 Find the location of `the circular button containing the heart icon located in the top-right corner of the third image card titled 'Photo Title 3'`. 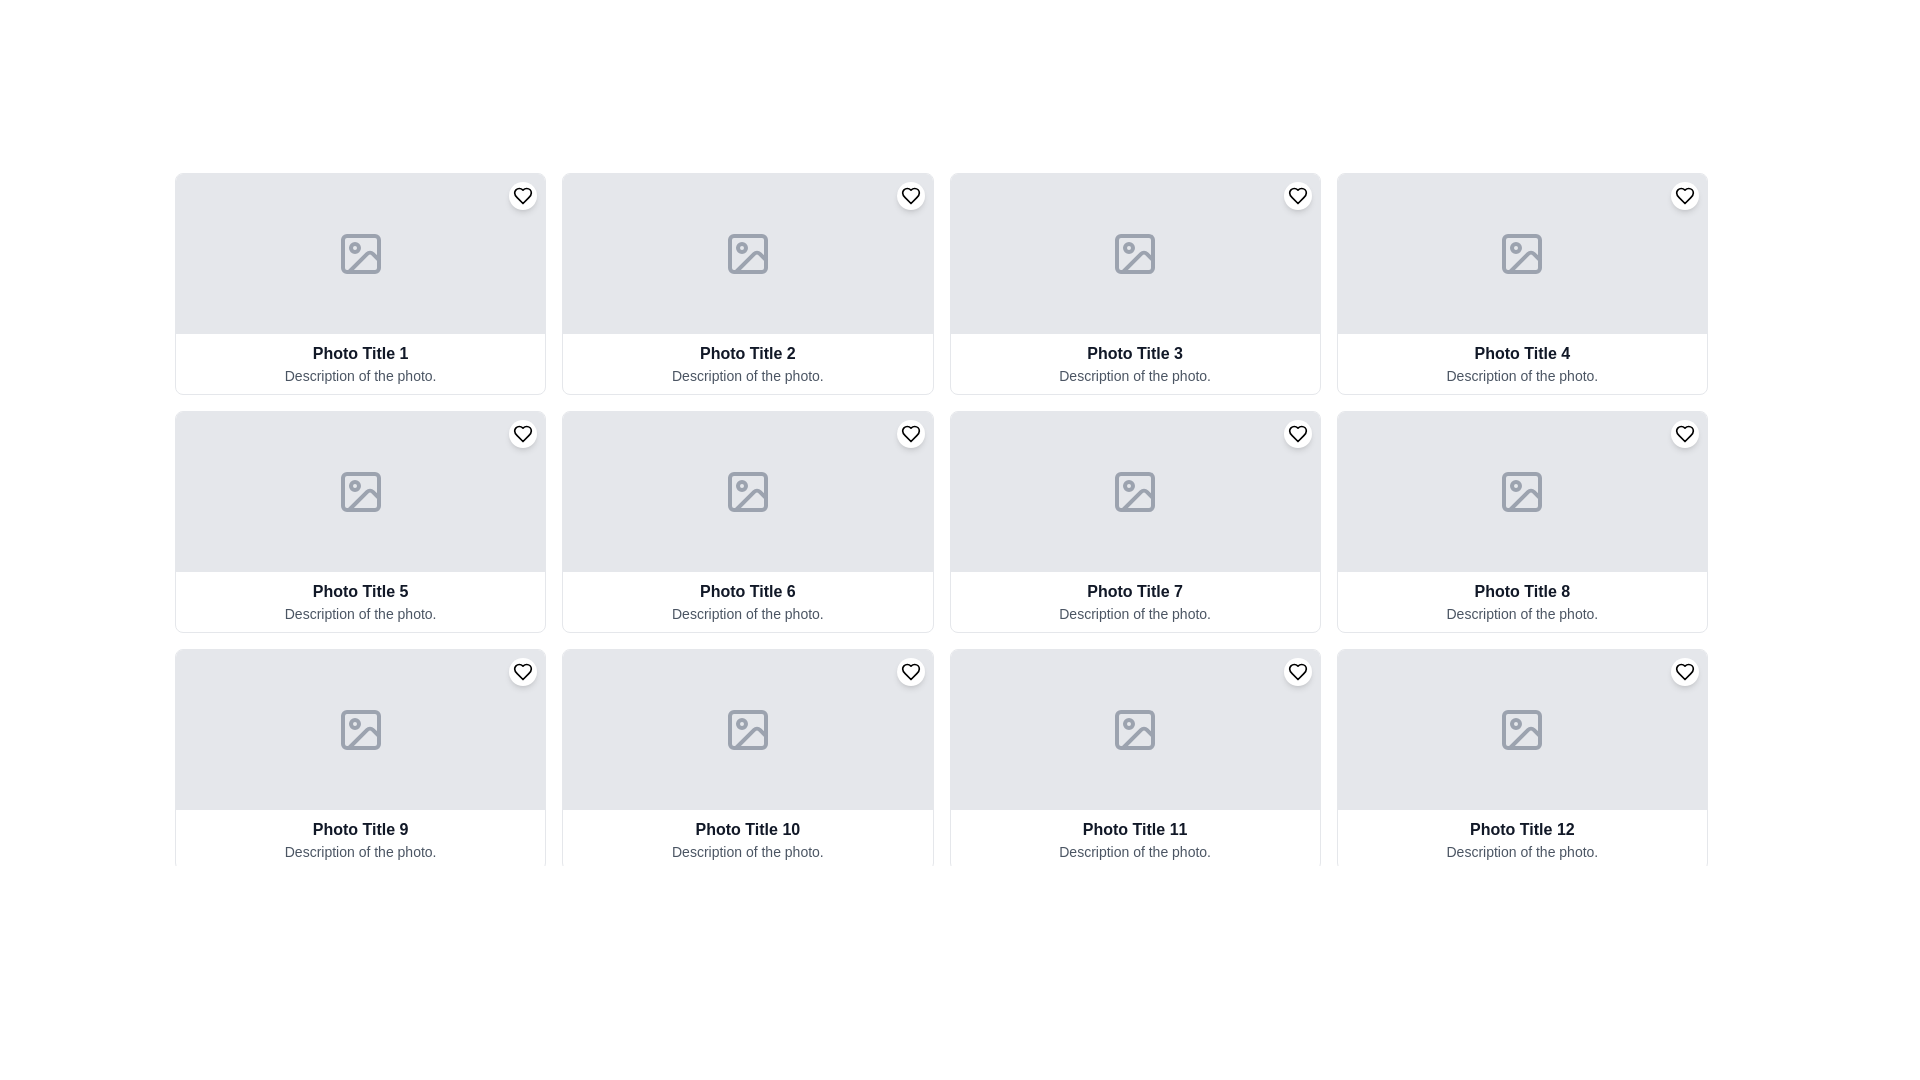

the circular button containing the heart icon located in the top-right corner of the third image card titled 'Photo Title 3' is located at coordinates (1297, 196).